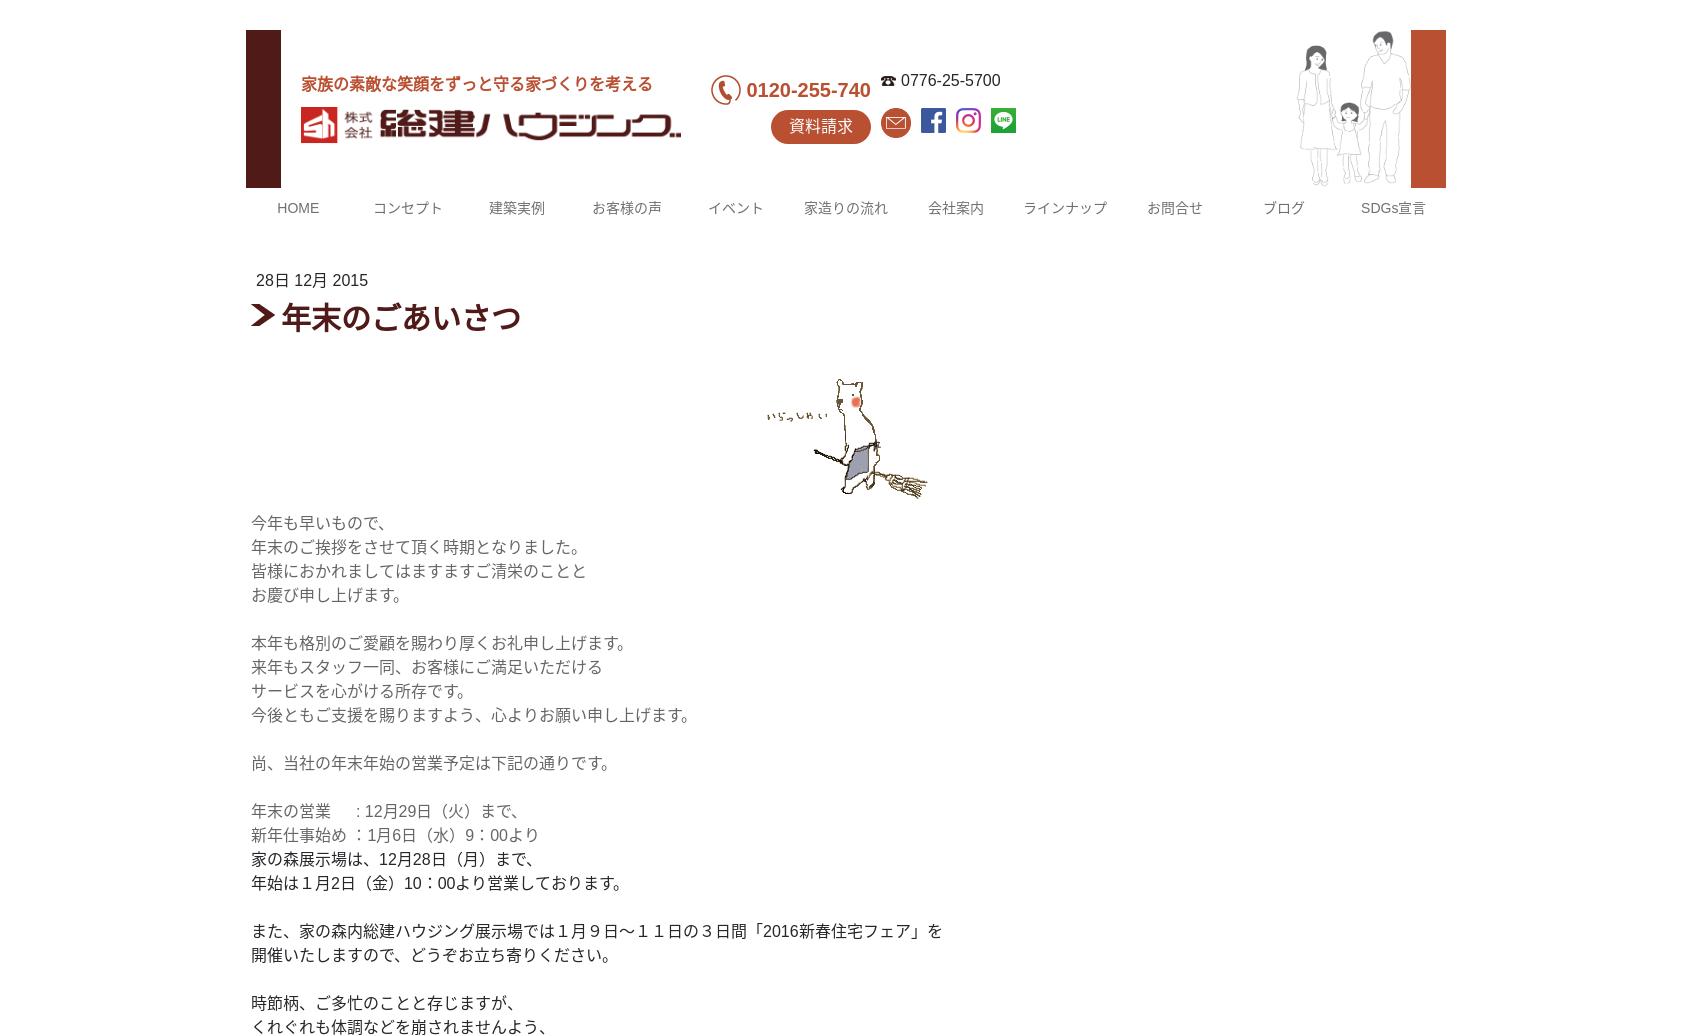 The width and height of the screenshot is (1692, 1036). I want to click on '坂井市S様邸', so click(514, 585).